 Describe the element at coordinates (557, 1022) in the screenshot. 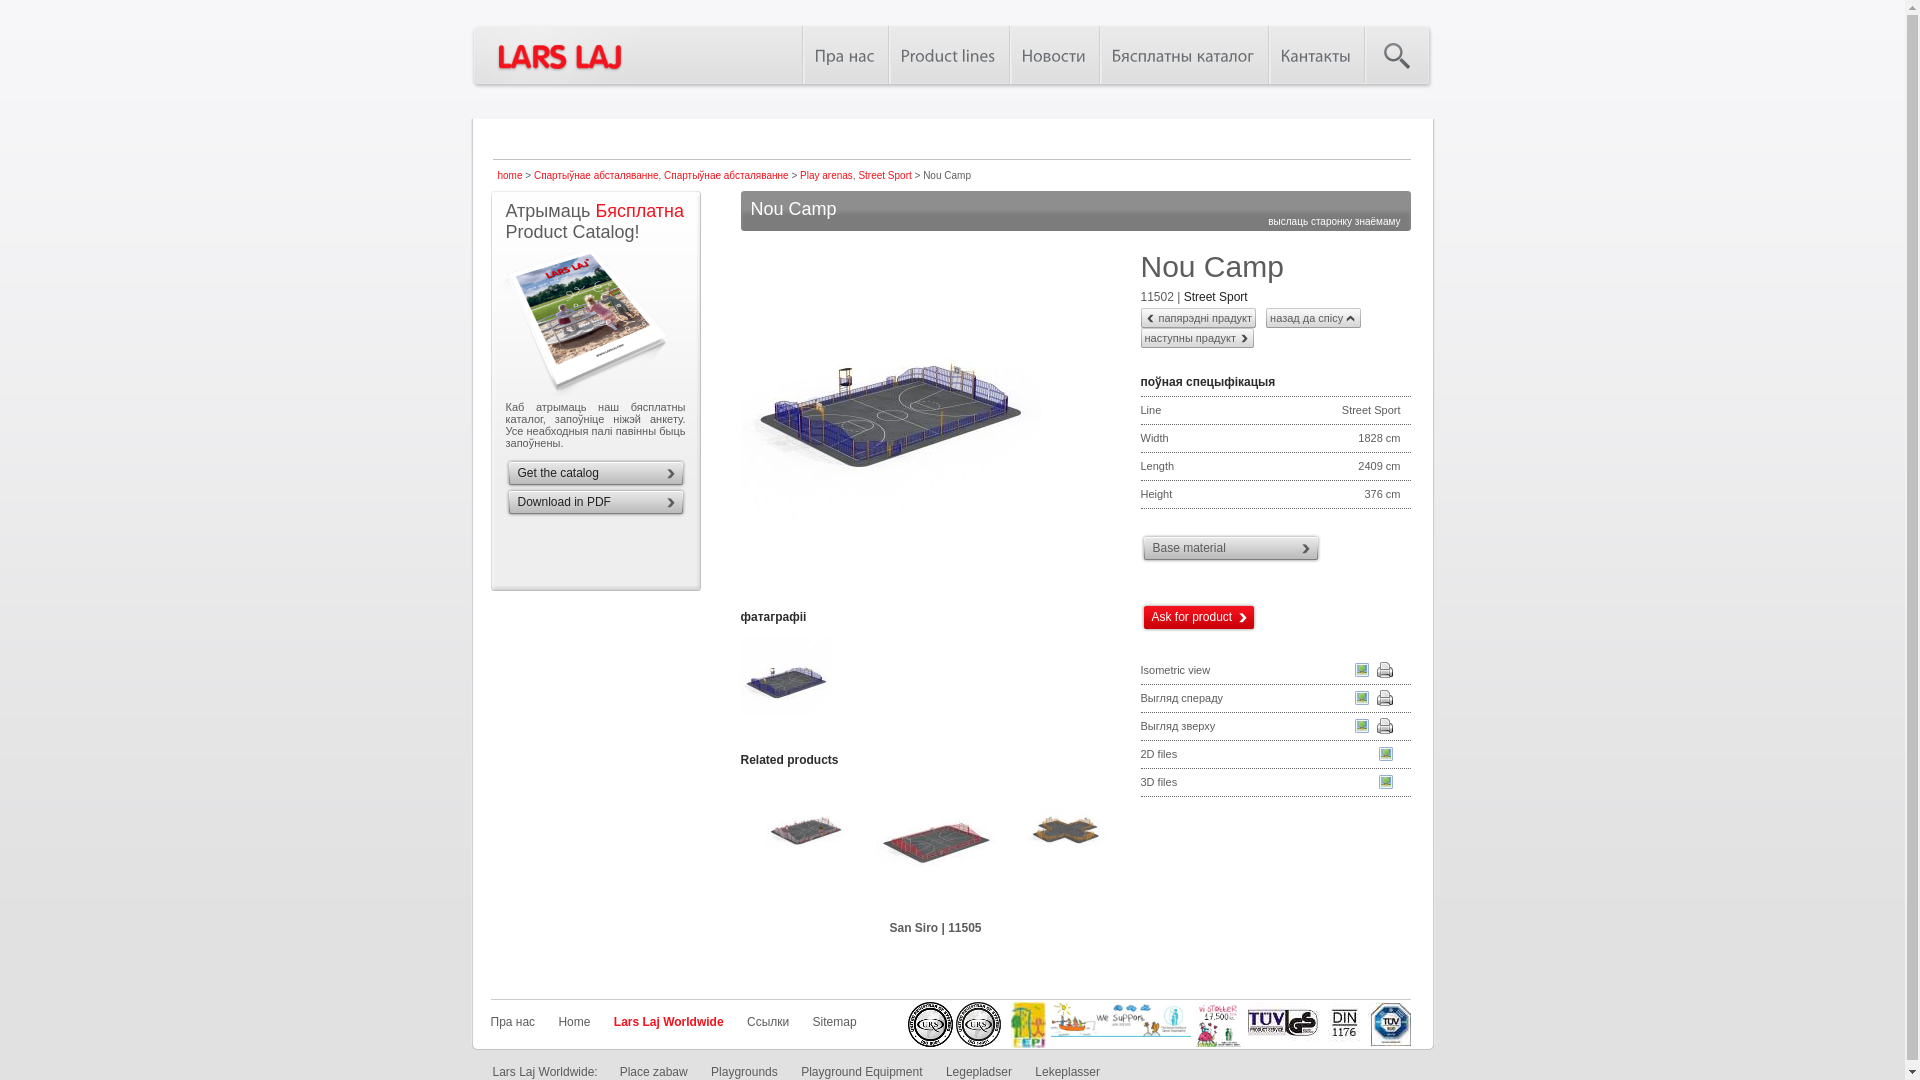

I see `'Home'` at that location.